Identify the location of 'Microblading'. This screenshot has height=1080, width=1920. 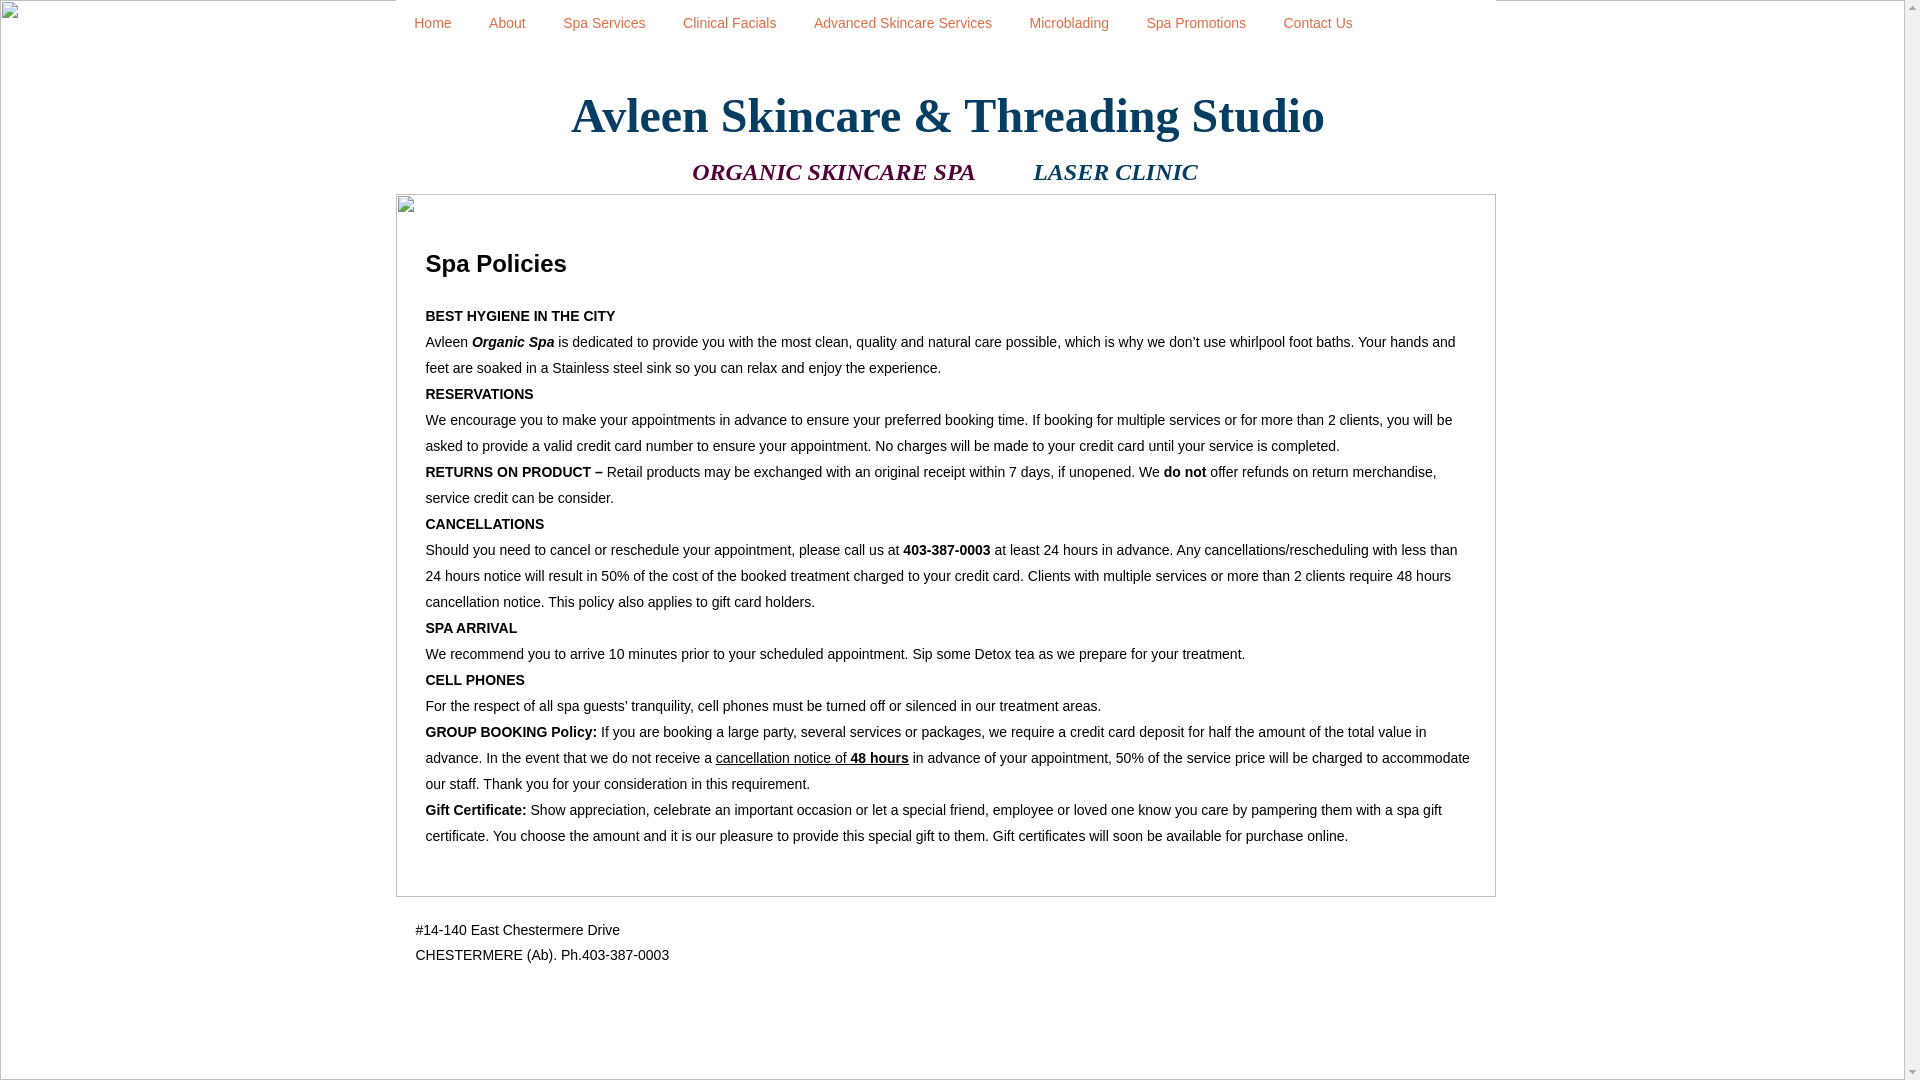
(1068, 23).